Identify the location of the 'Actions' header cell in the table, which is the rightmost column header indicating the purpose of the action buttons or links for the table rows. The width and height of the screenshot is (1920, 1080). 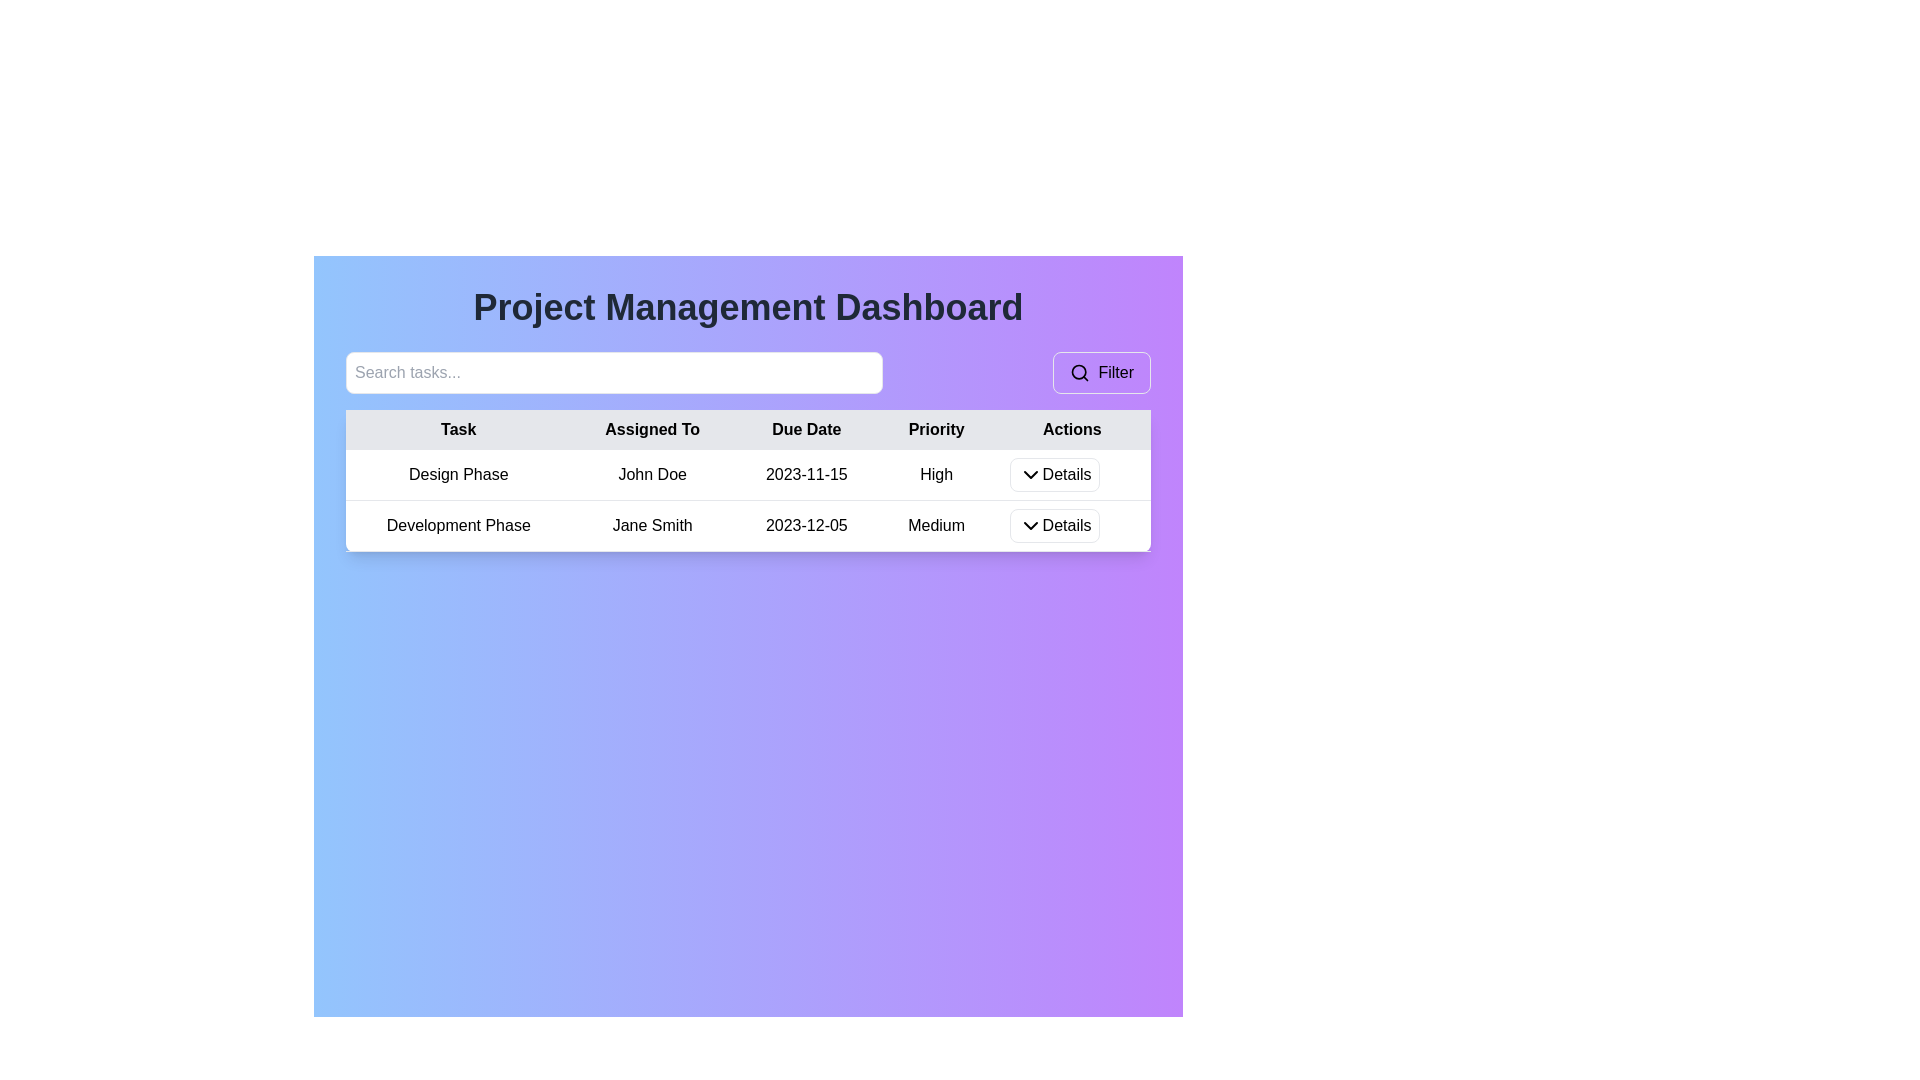
(1071, 428).